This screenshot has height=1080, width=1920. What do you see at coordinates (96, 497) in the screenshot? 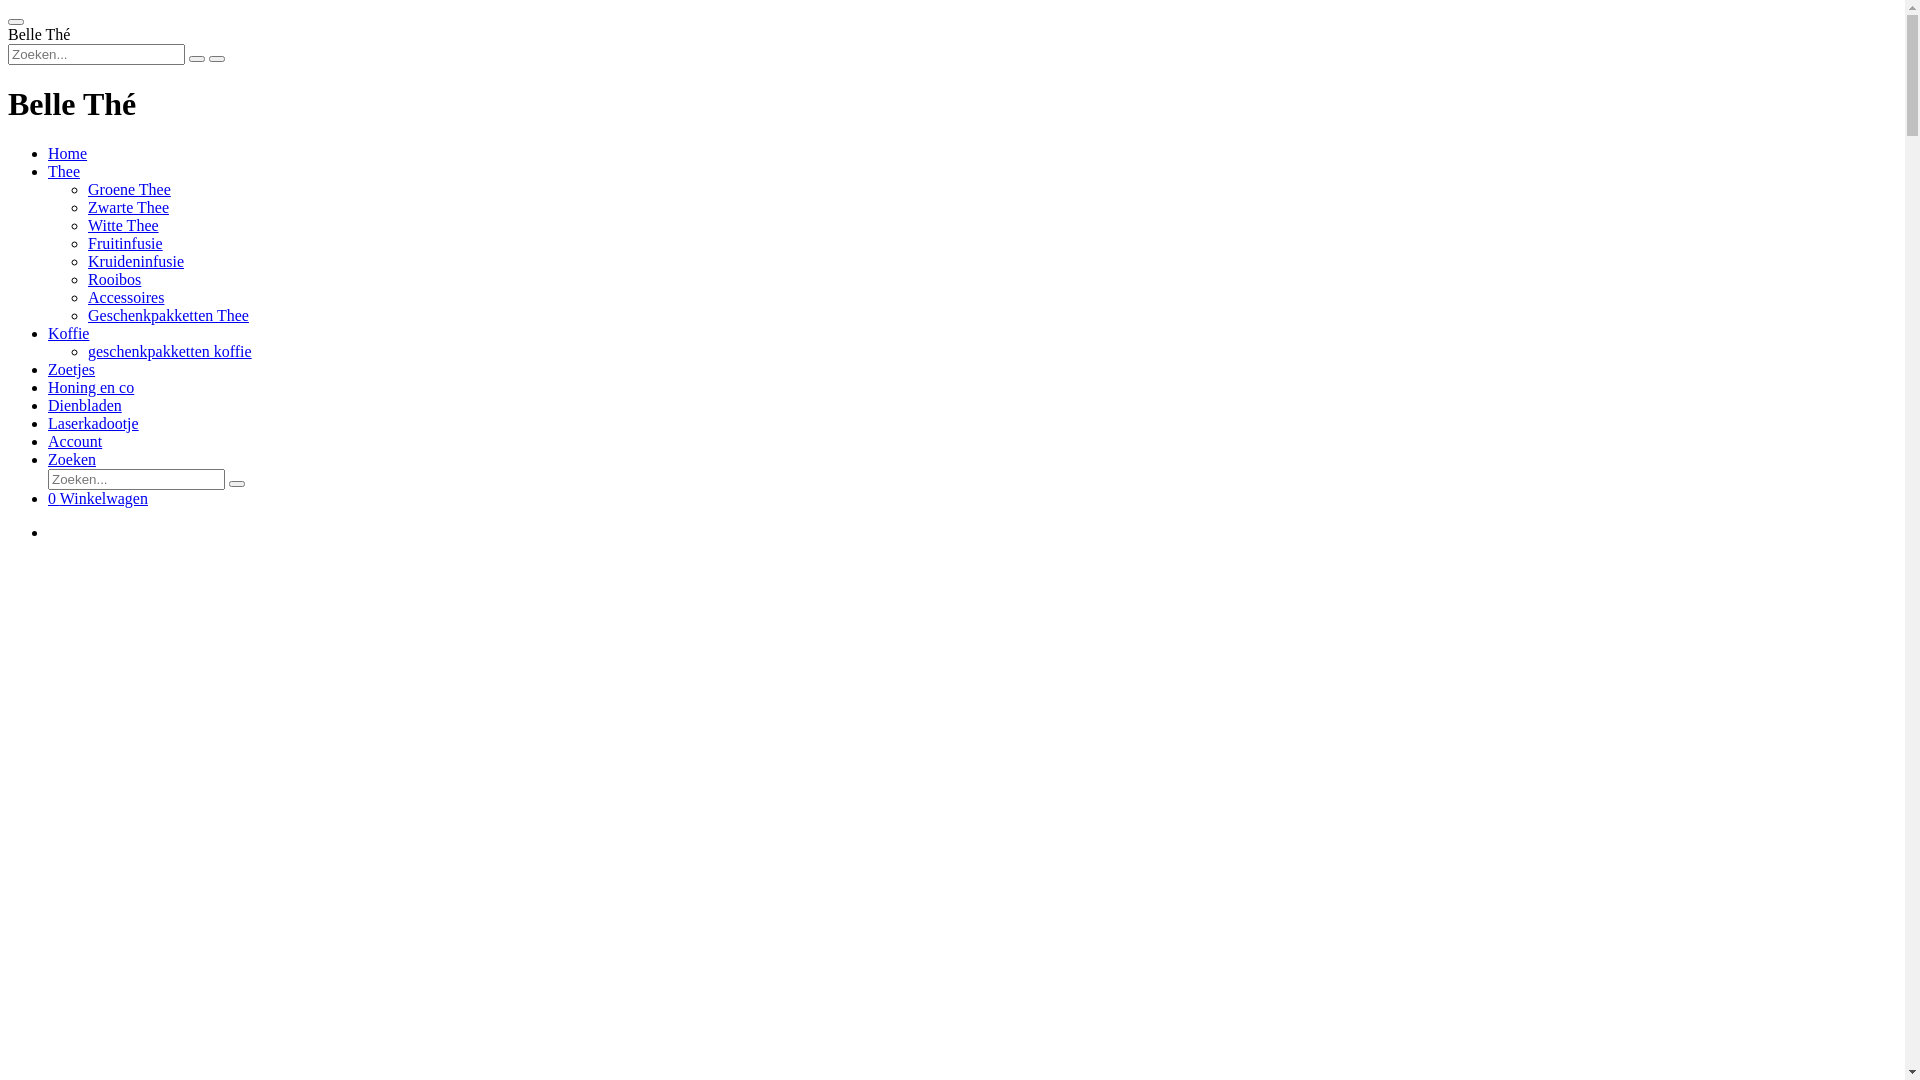
I see `'0 Winkelwagen'` at bounding box center [96, 497].